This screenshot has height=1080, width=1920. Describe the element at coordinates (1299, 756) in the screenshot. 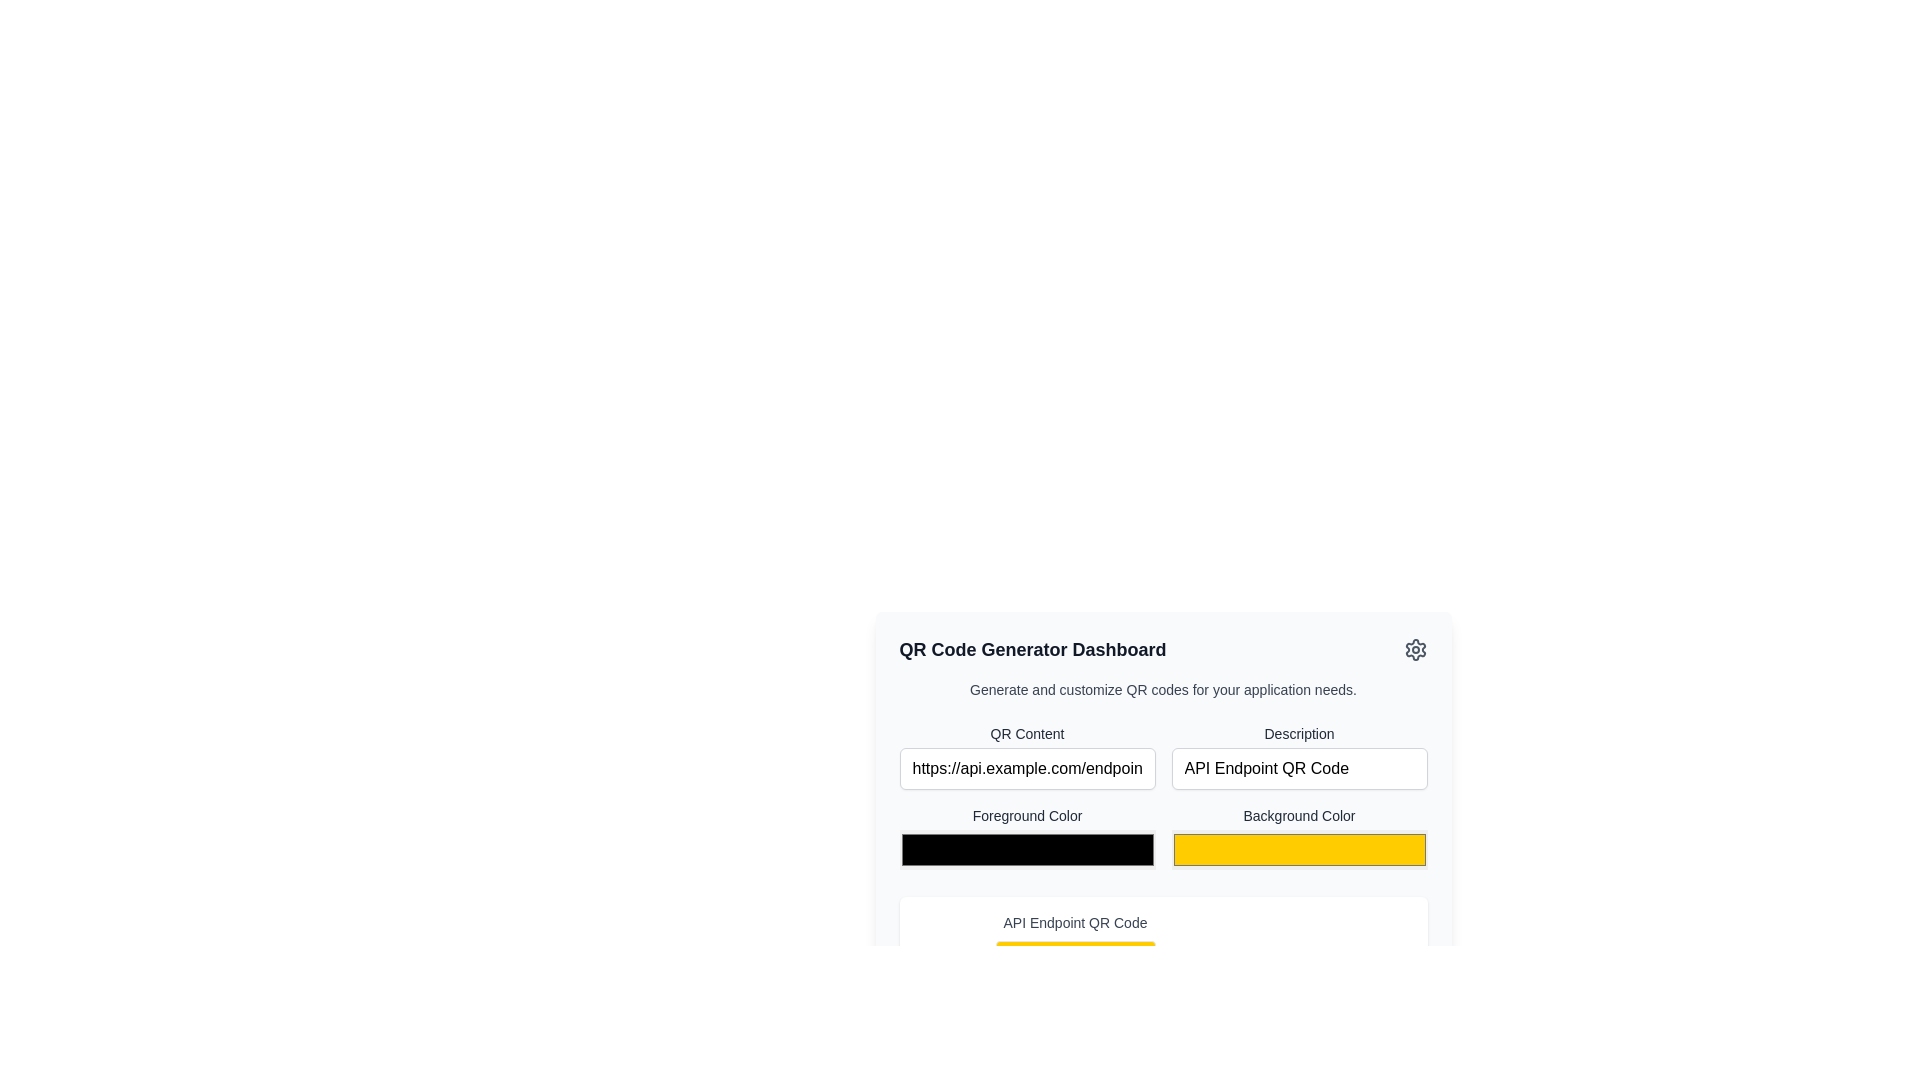

I see `the text input field used for inputting the description associated with the QR code to focus on it` at that location.